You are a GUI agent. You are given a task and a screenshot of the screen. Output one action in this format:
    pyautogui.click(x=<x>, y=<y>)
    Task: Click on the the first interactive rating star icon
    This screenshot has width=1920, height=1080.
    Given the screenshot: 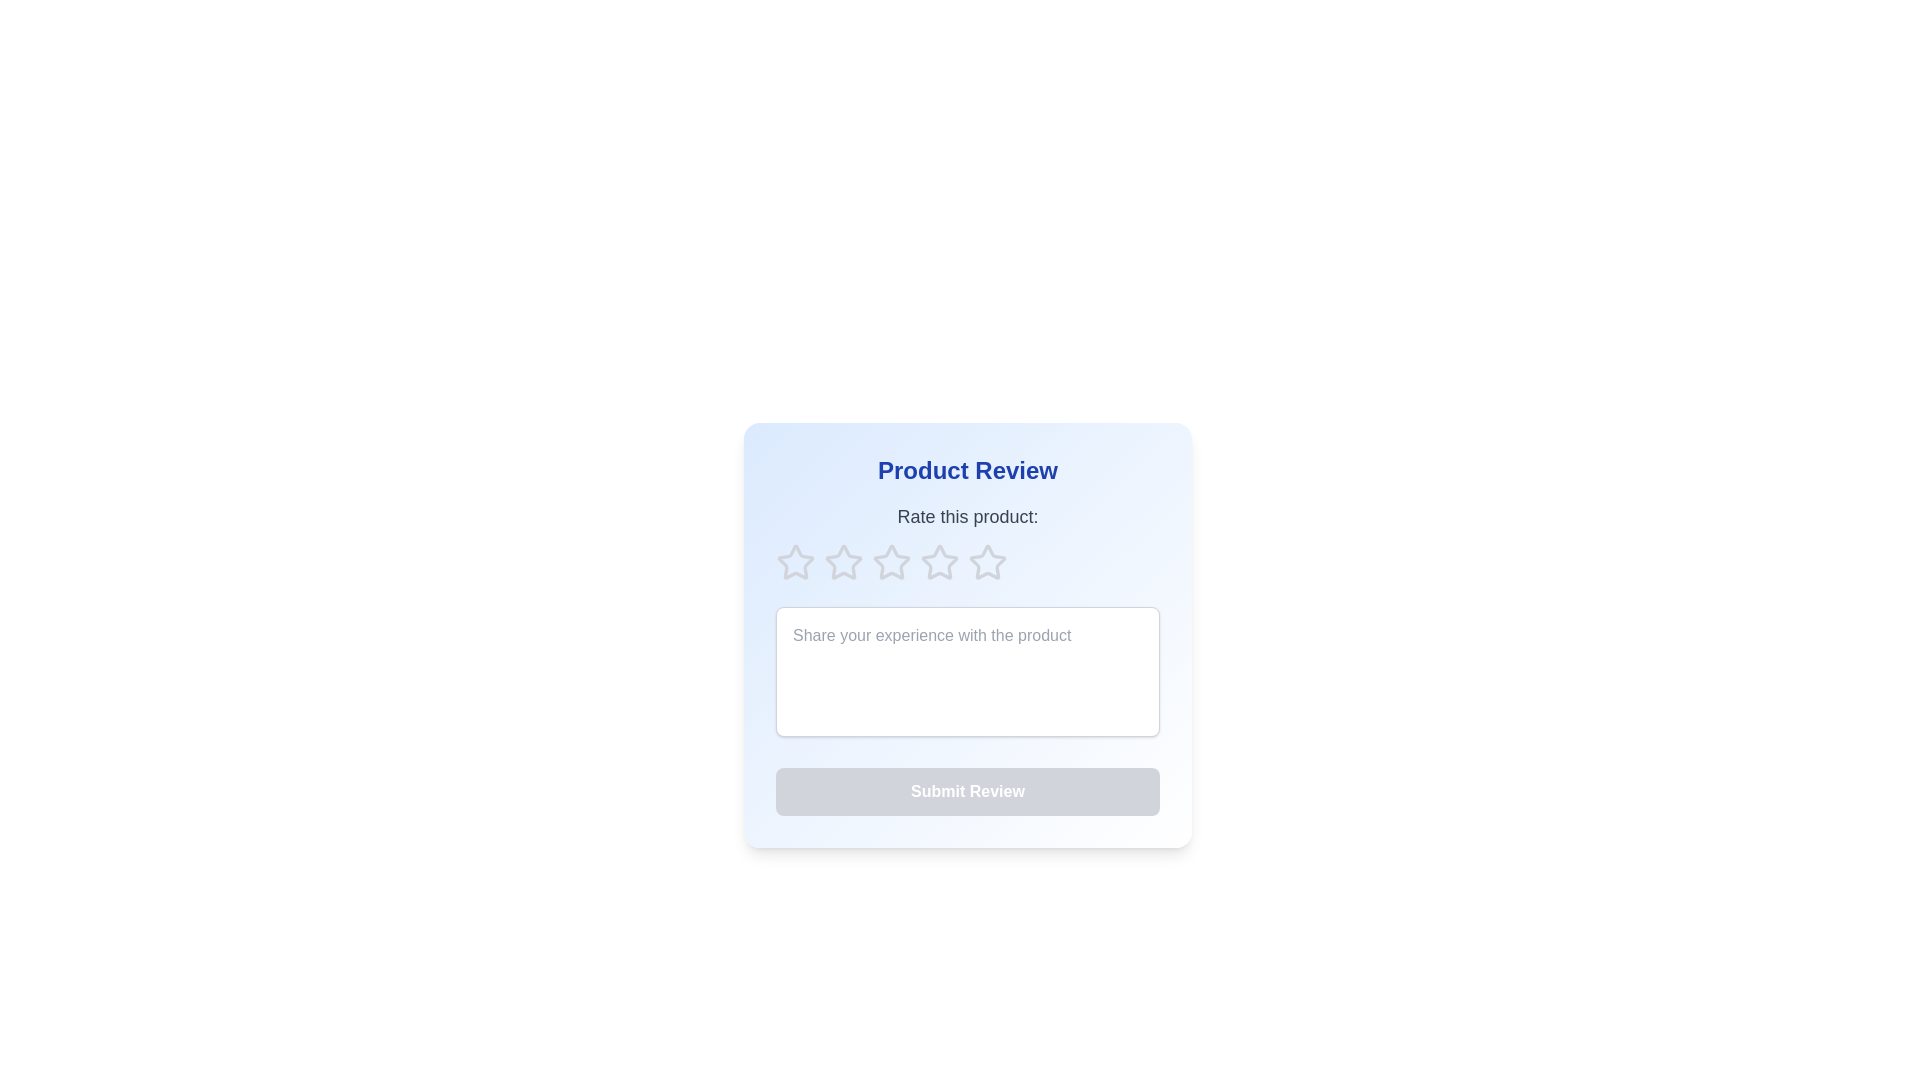 What is the action you would take?
    pyautogui.click(x=795, y=563)
    